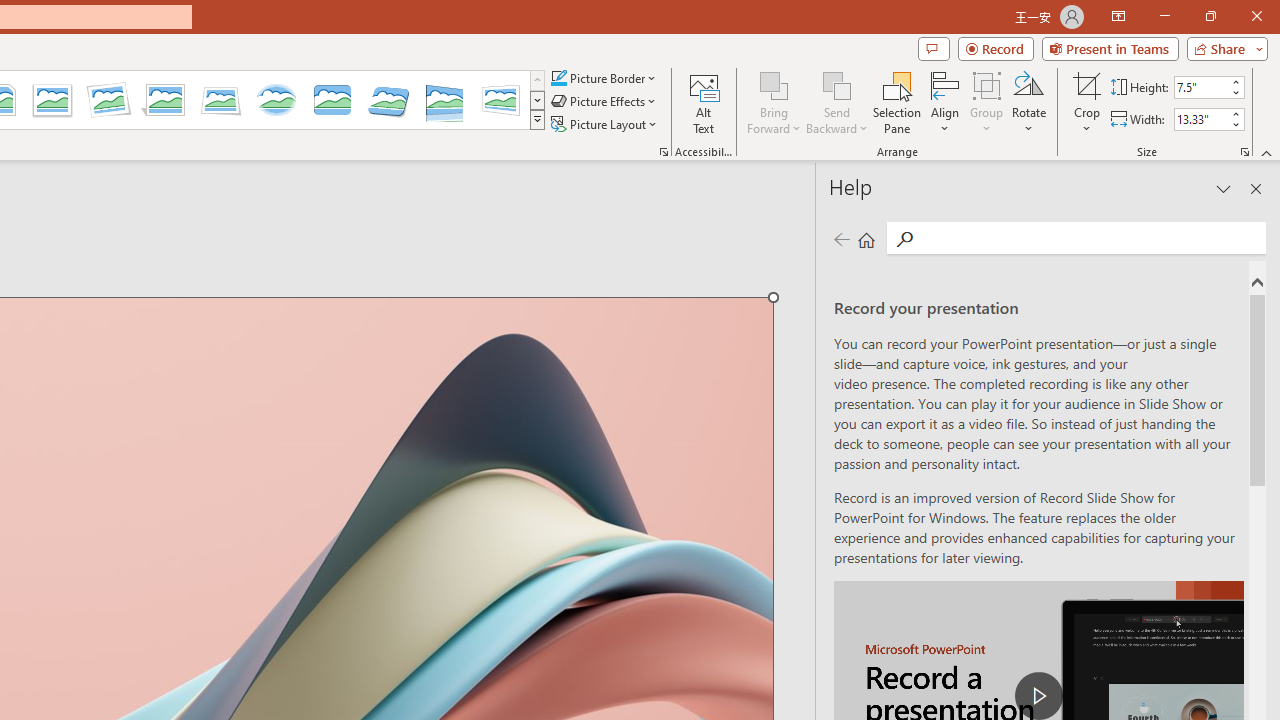 The width and height of the screenshot is (1280, 720). Describe the element at coordinates (987, 103) in the screenshot. I see `'Group'` at that location.